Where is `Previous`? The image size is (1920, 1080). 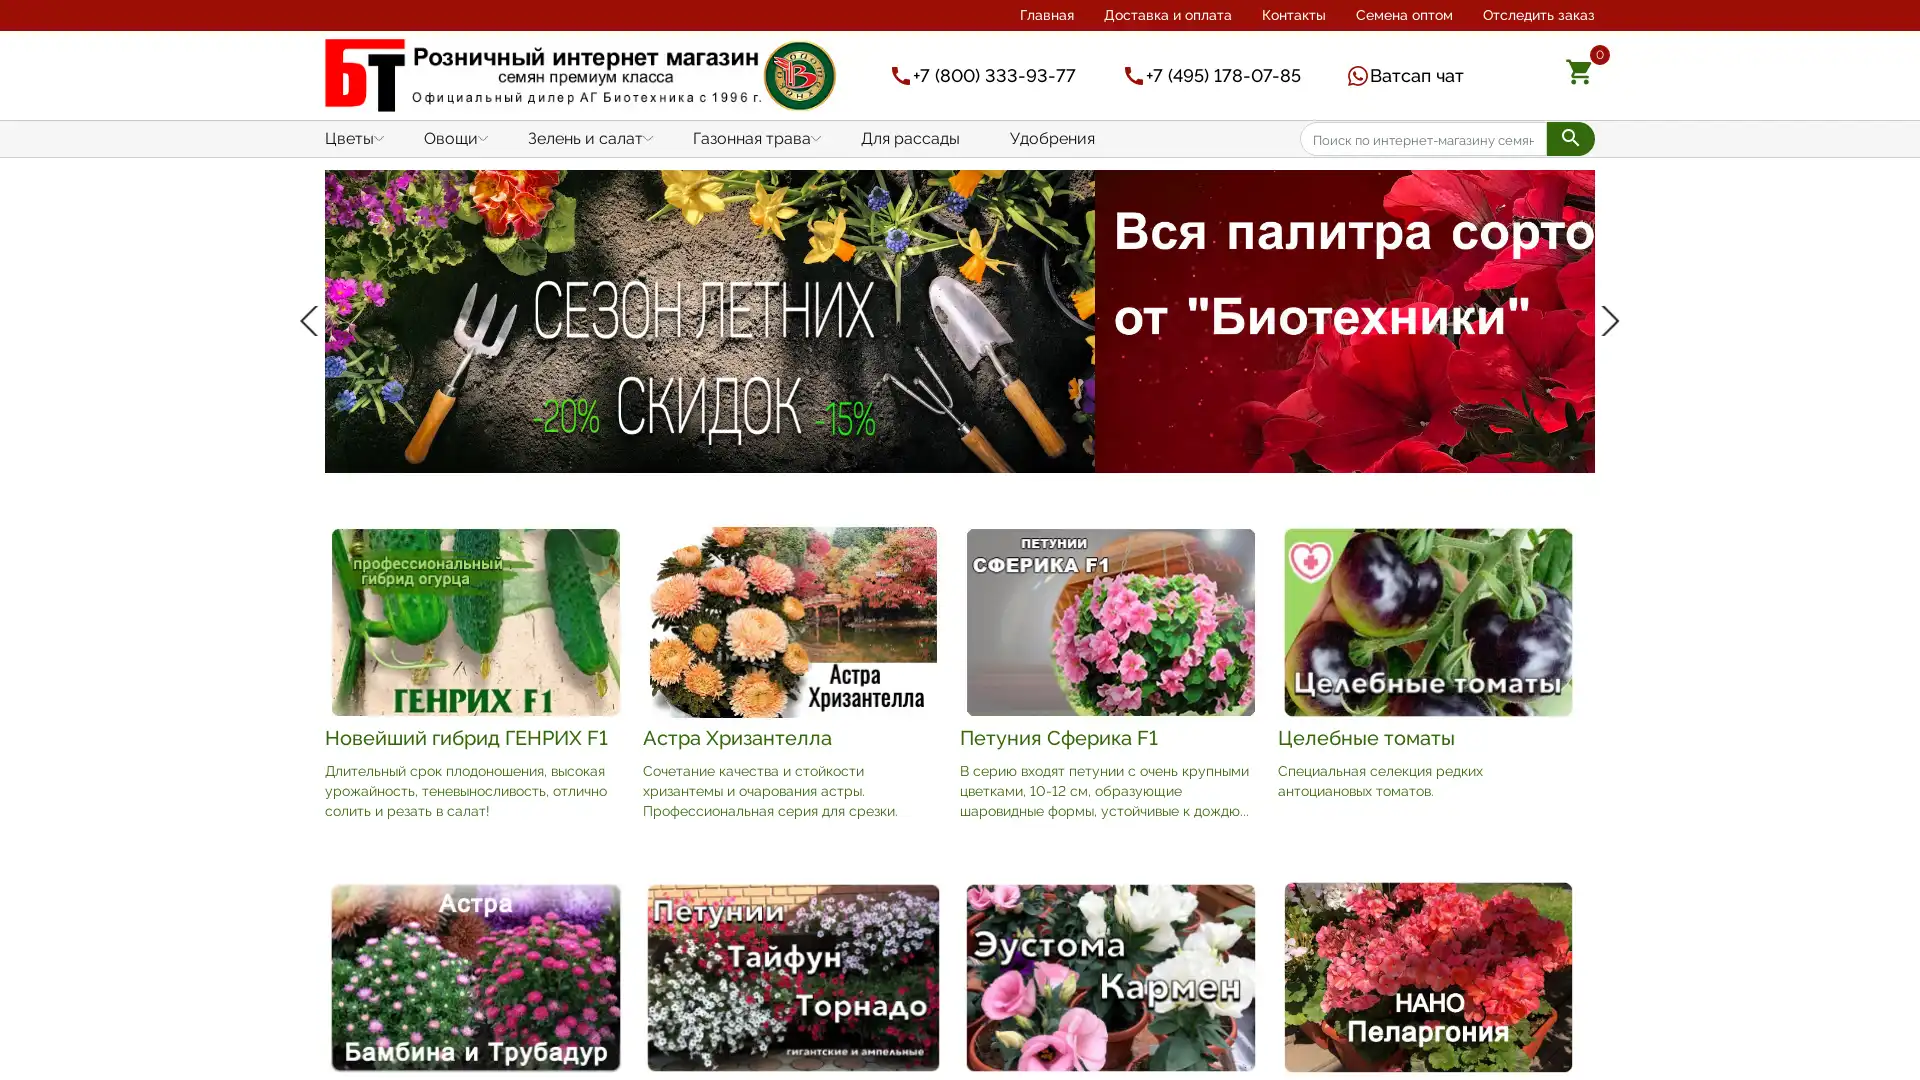 Previous is located at coordinates (312, 418).